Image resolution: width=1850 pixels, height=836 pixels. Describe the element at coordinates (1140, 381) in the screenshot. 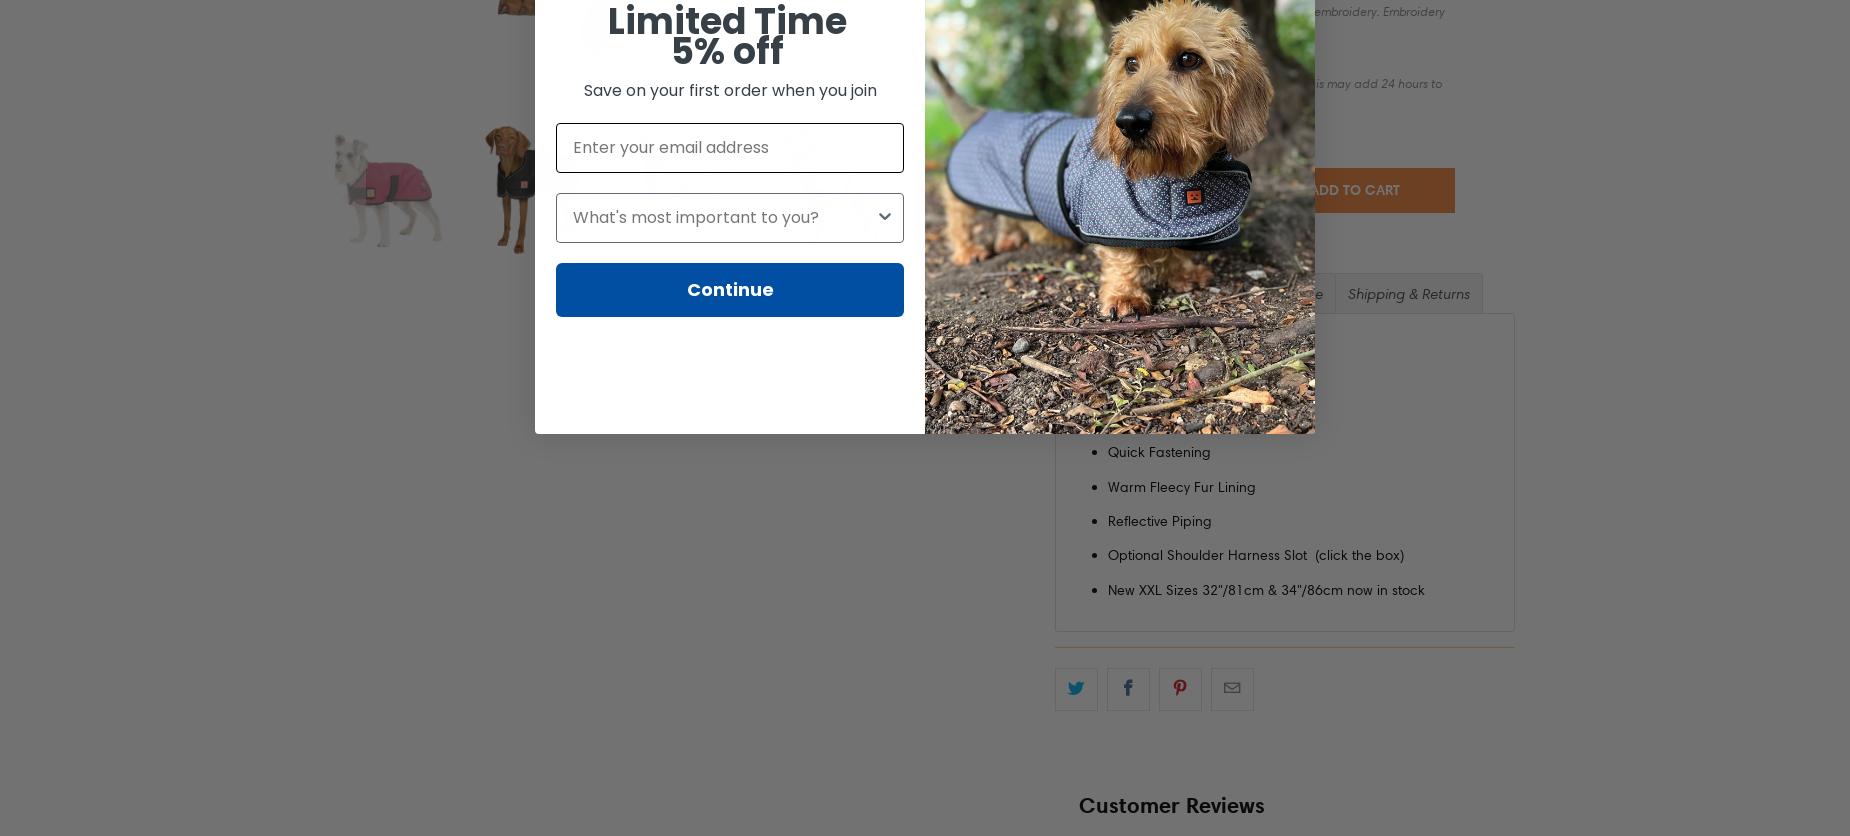

I see `'Windproof'` at that location.